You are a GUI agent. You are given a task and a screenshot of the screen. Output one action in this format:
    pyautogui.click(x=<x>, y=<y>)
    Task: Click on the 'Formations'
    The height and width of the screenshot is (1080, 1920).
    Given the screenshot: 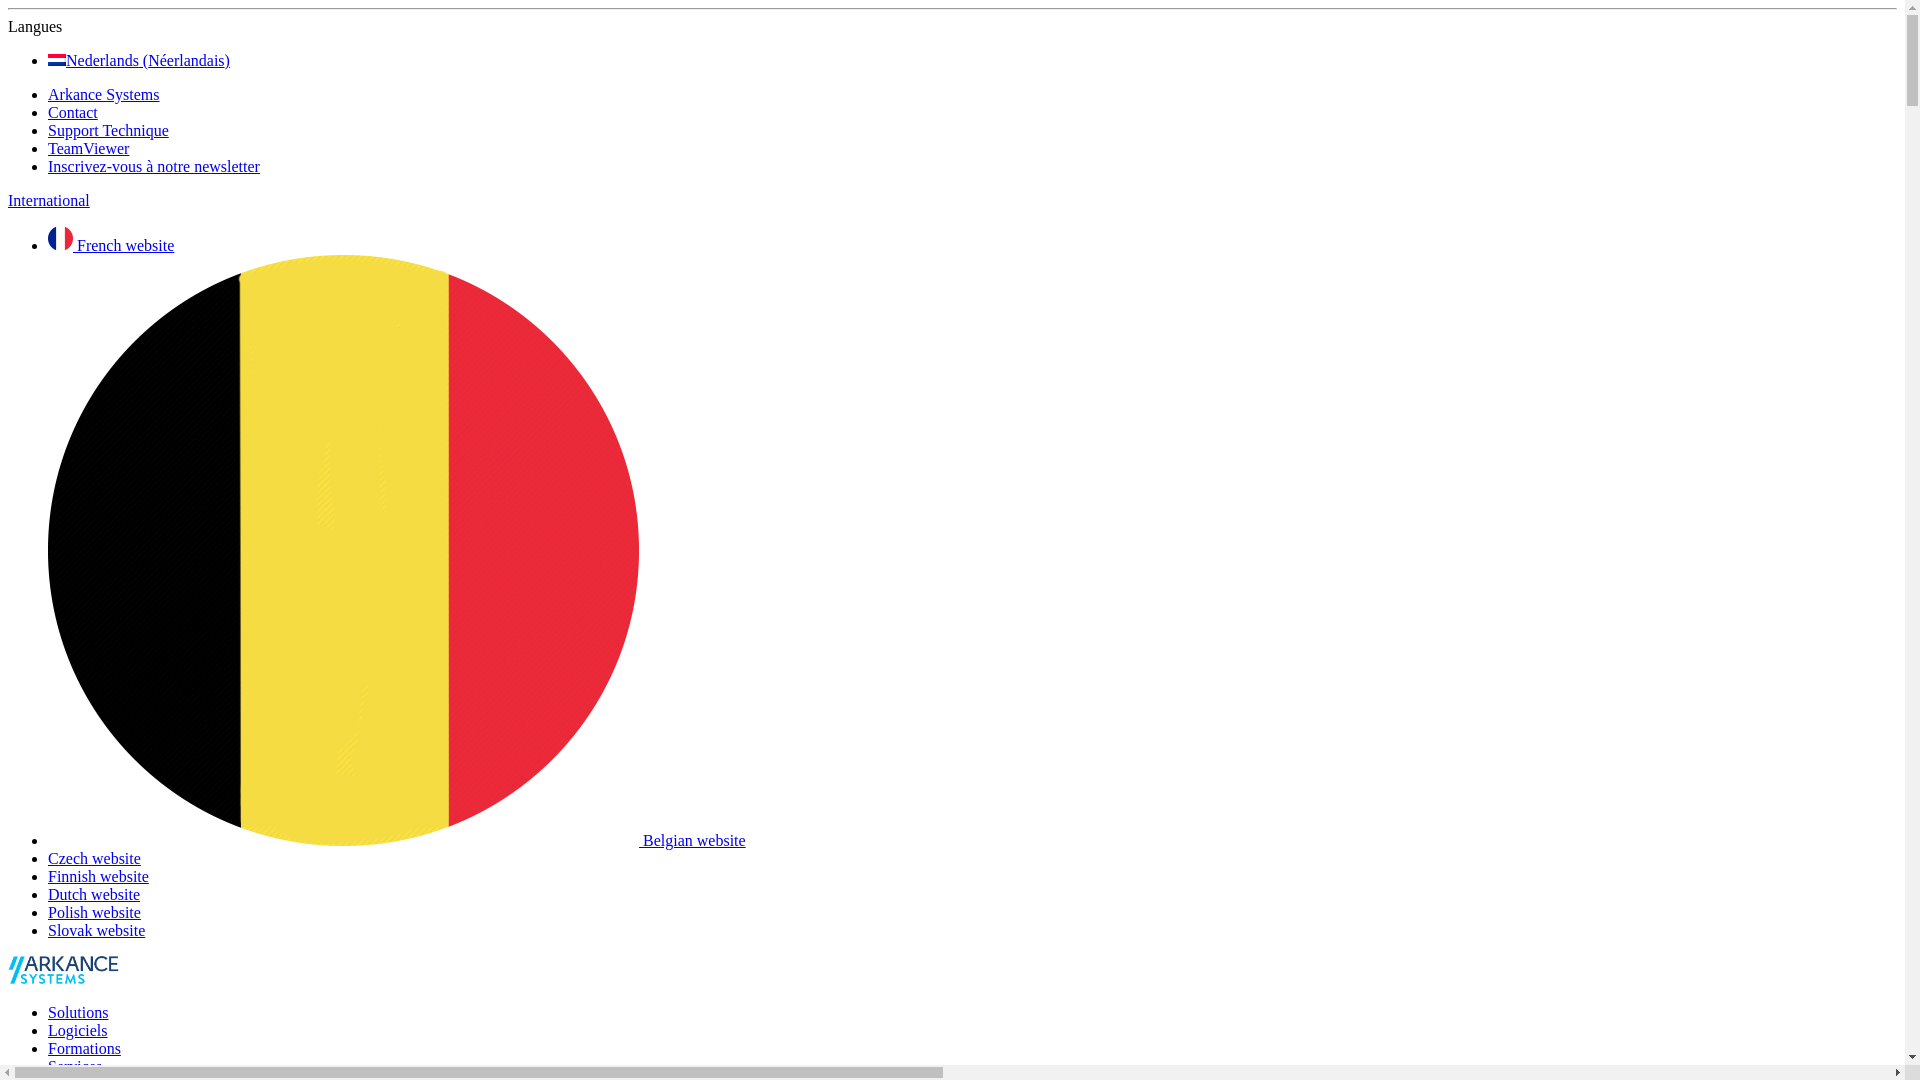 What is the action you would take?
    pyautogui.click(x=83, y=1047)
    